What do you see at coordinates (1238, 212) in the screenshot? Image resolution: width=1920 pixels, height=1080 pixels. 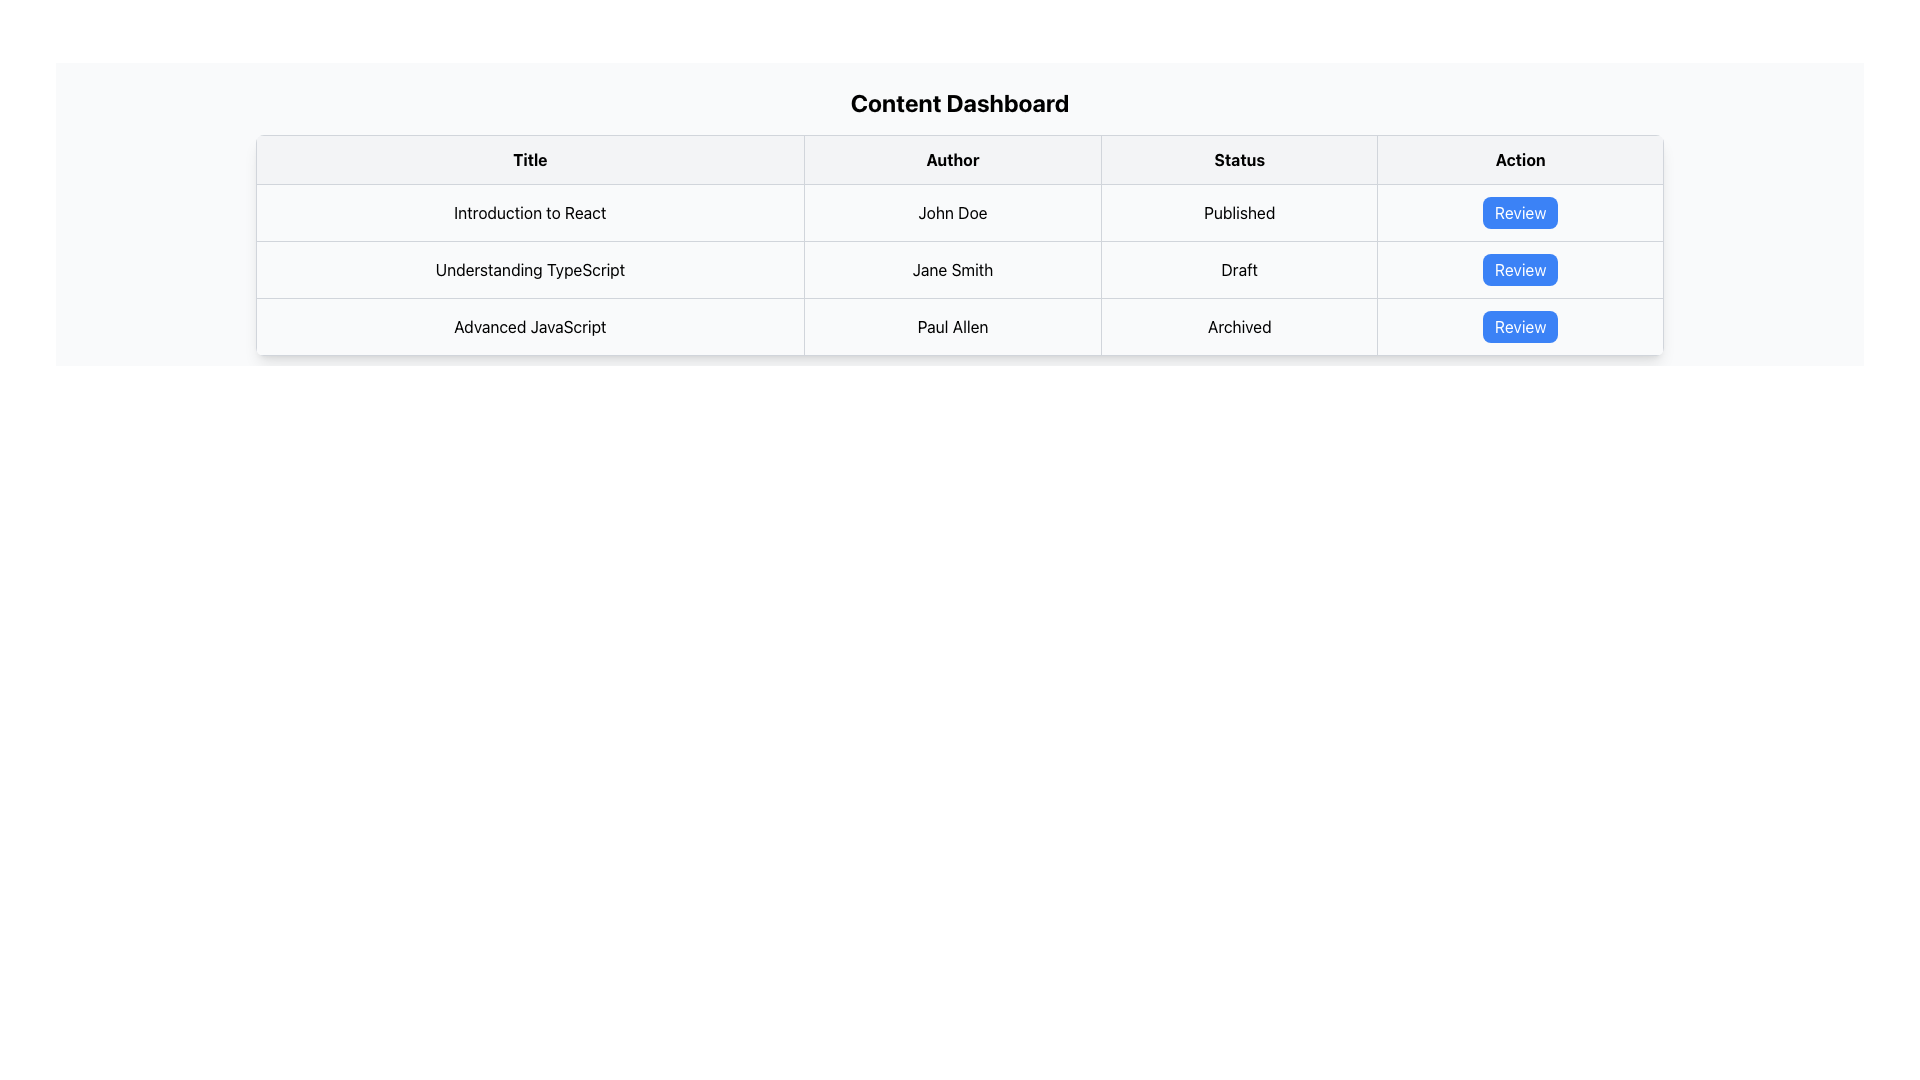 I see `the informational label displaying the publication status for 'Introduction to React' located in the 'Status' column of the first row of the data table` at bounding box center [1238, 212].